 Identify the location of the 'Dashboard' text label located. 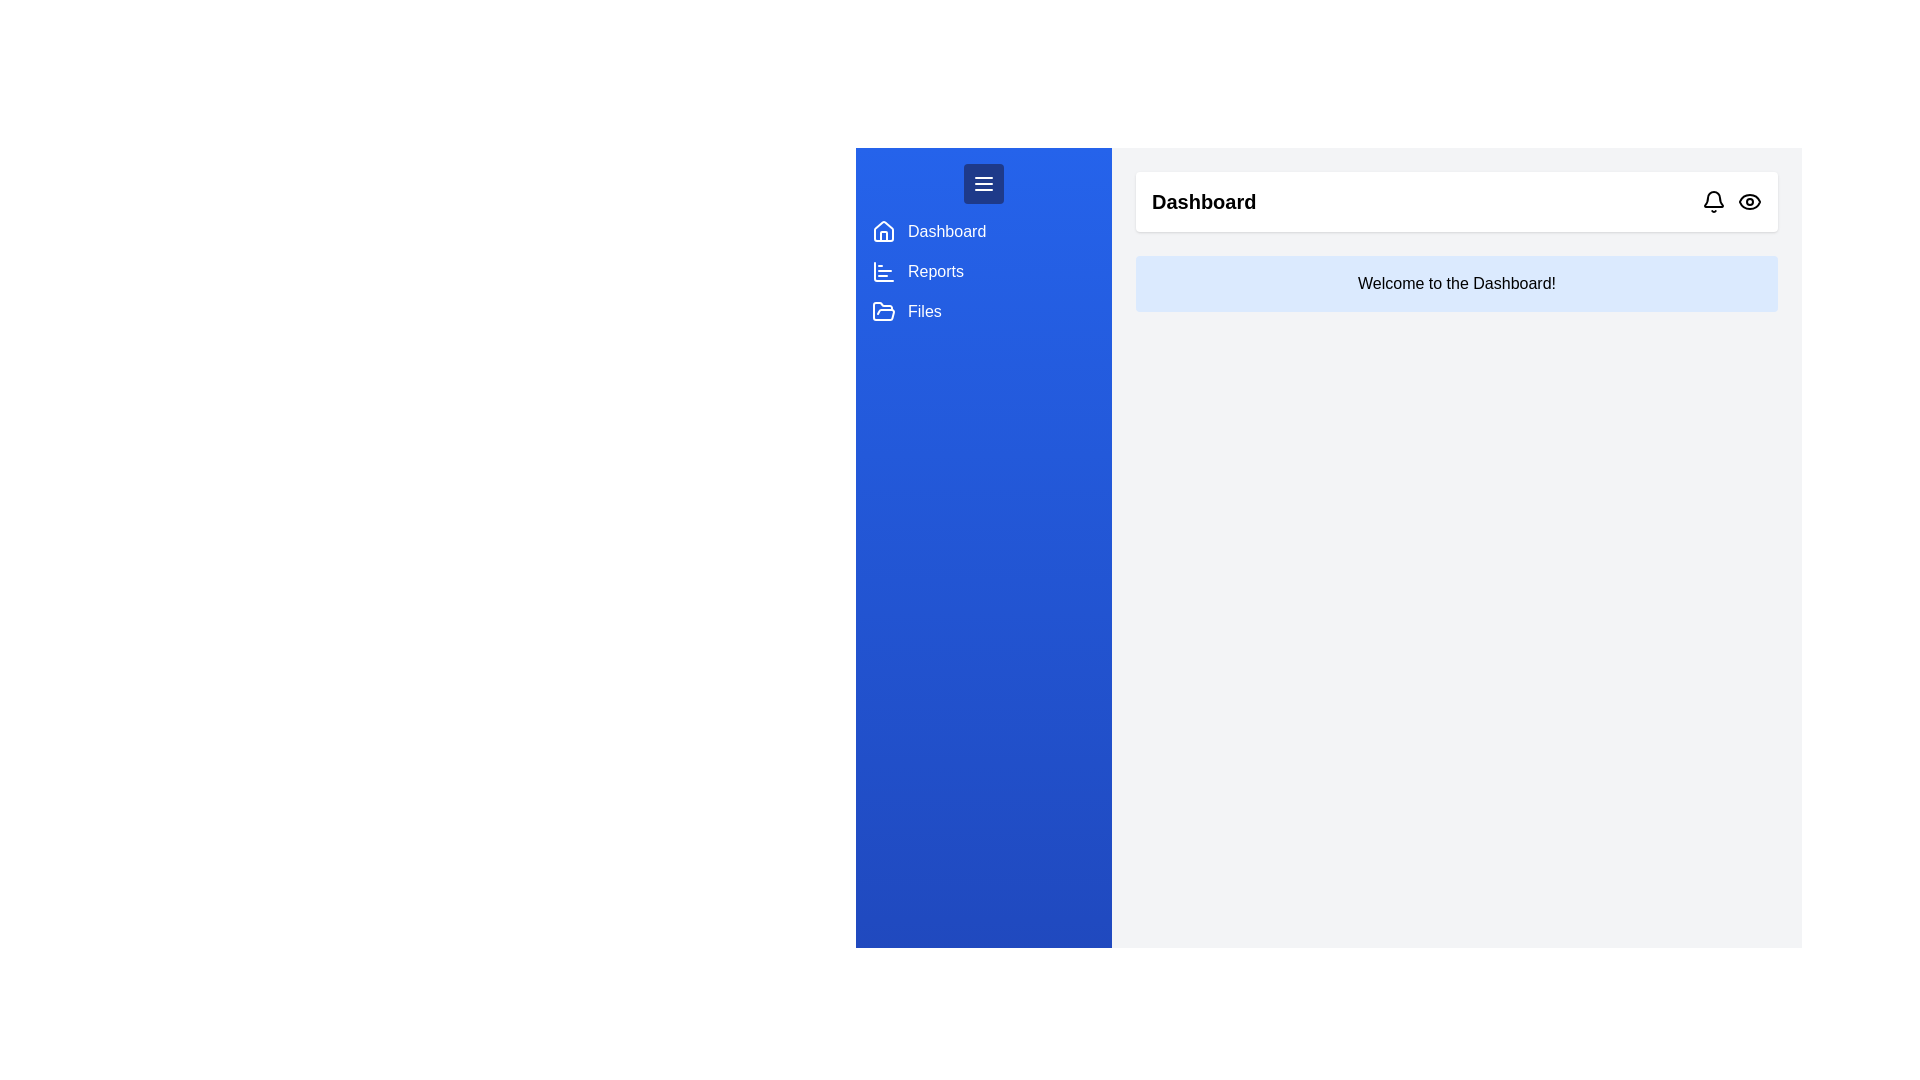
(945, 230).